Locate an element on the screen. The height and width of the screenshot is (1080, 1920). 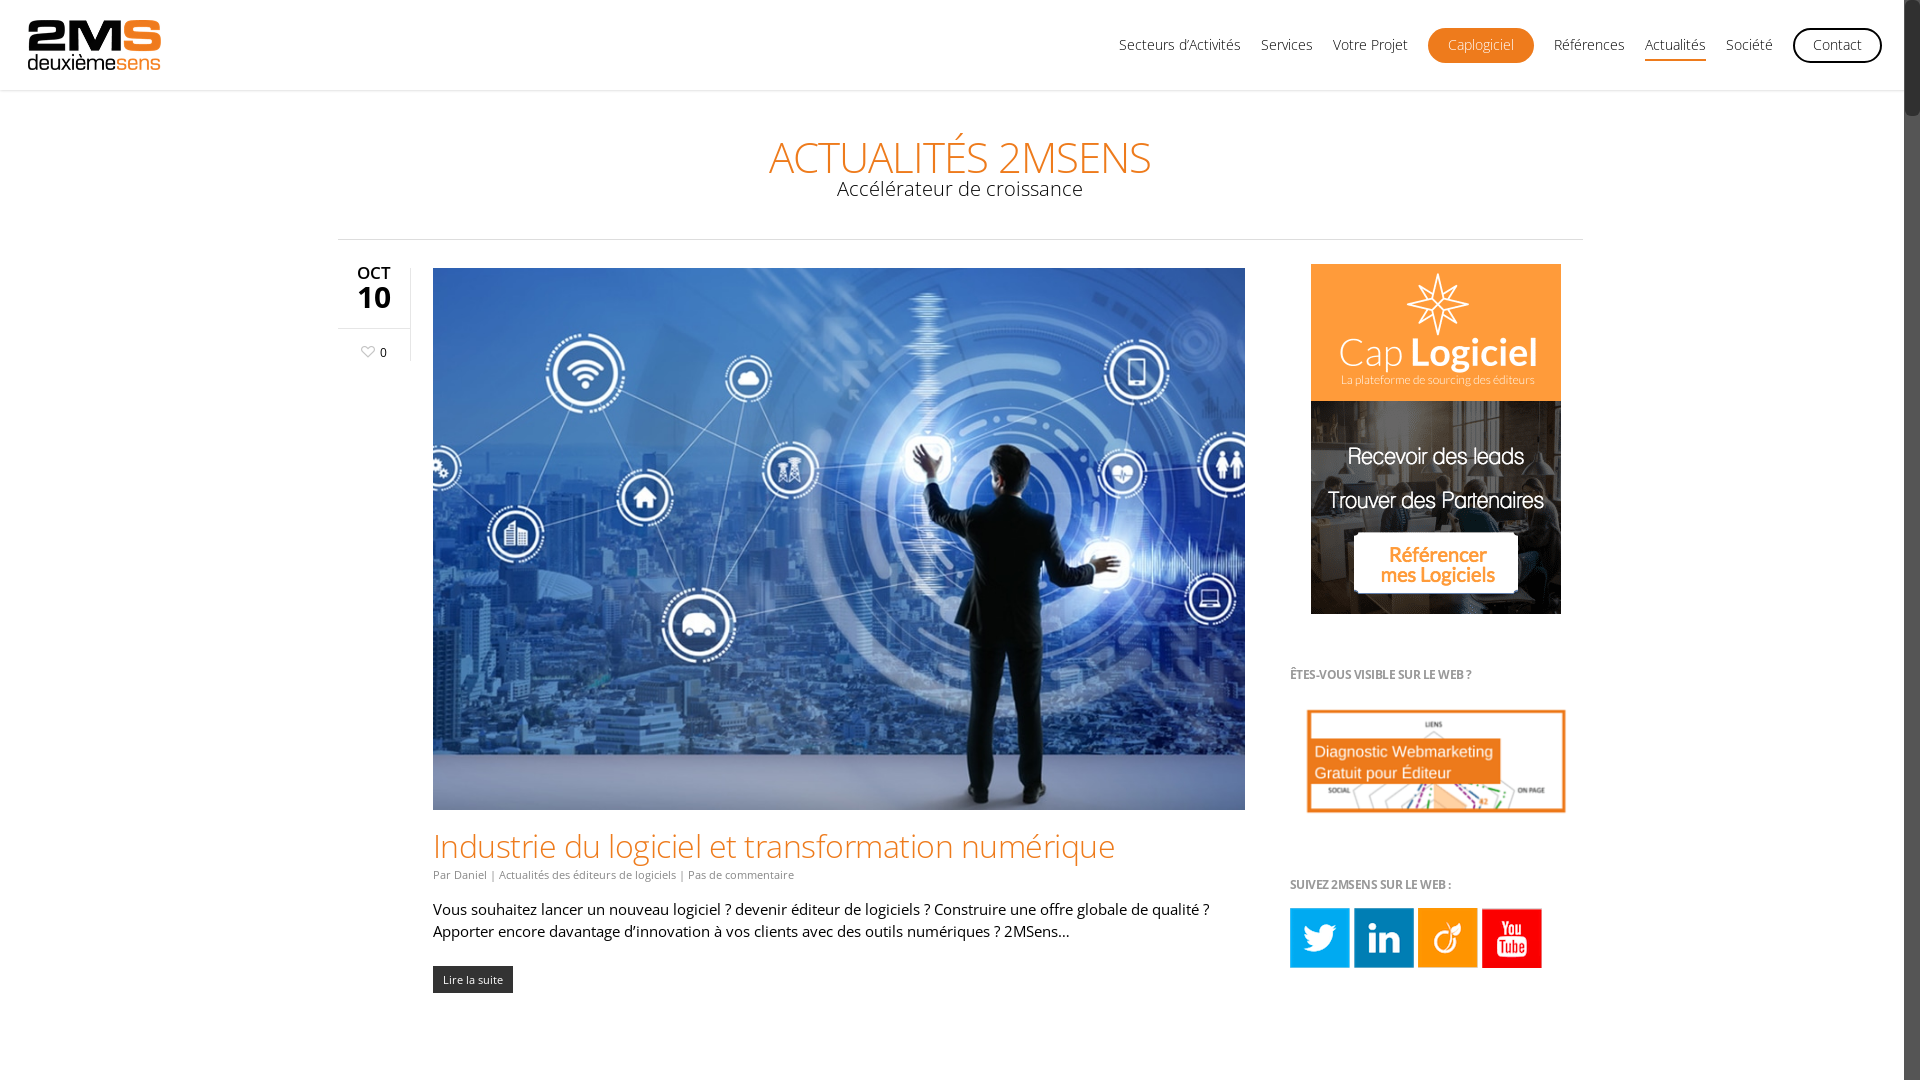
'0' is located at coordinates (370, 348).